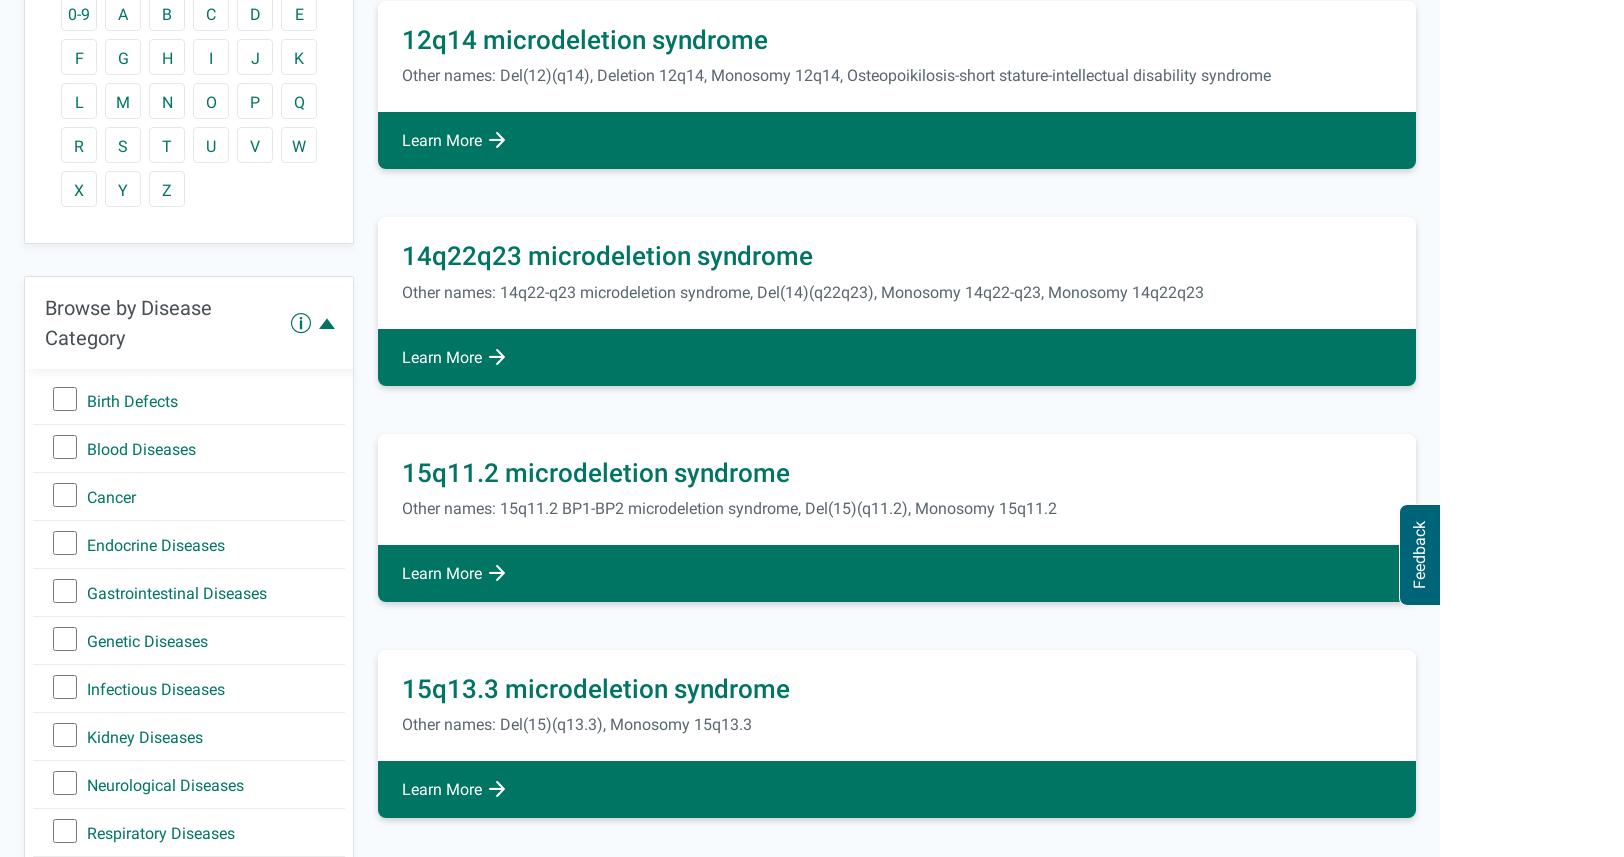 This screenshot has width=1624, height=857. I want to click on 'H', so click(166, 57).